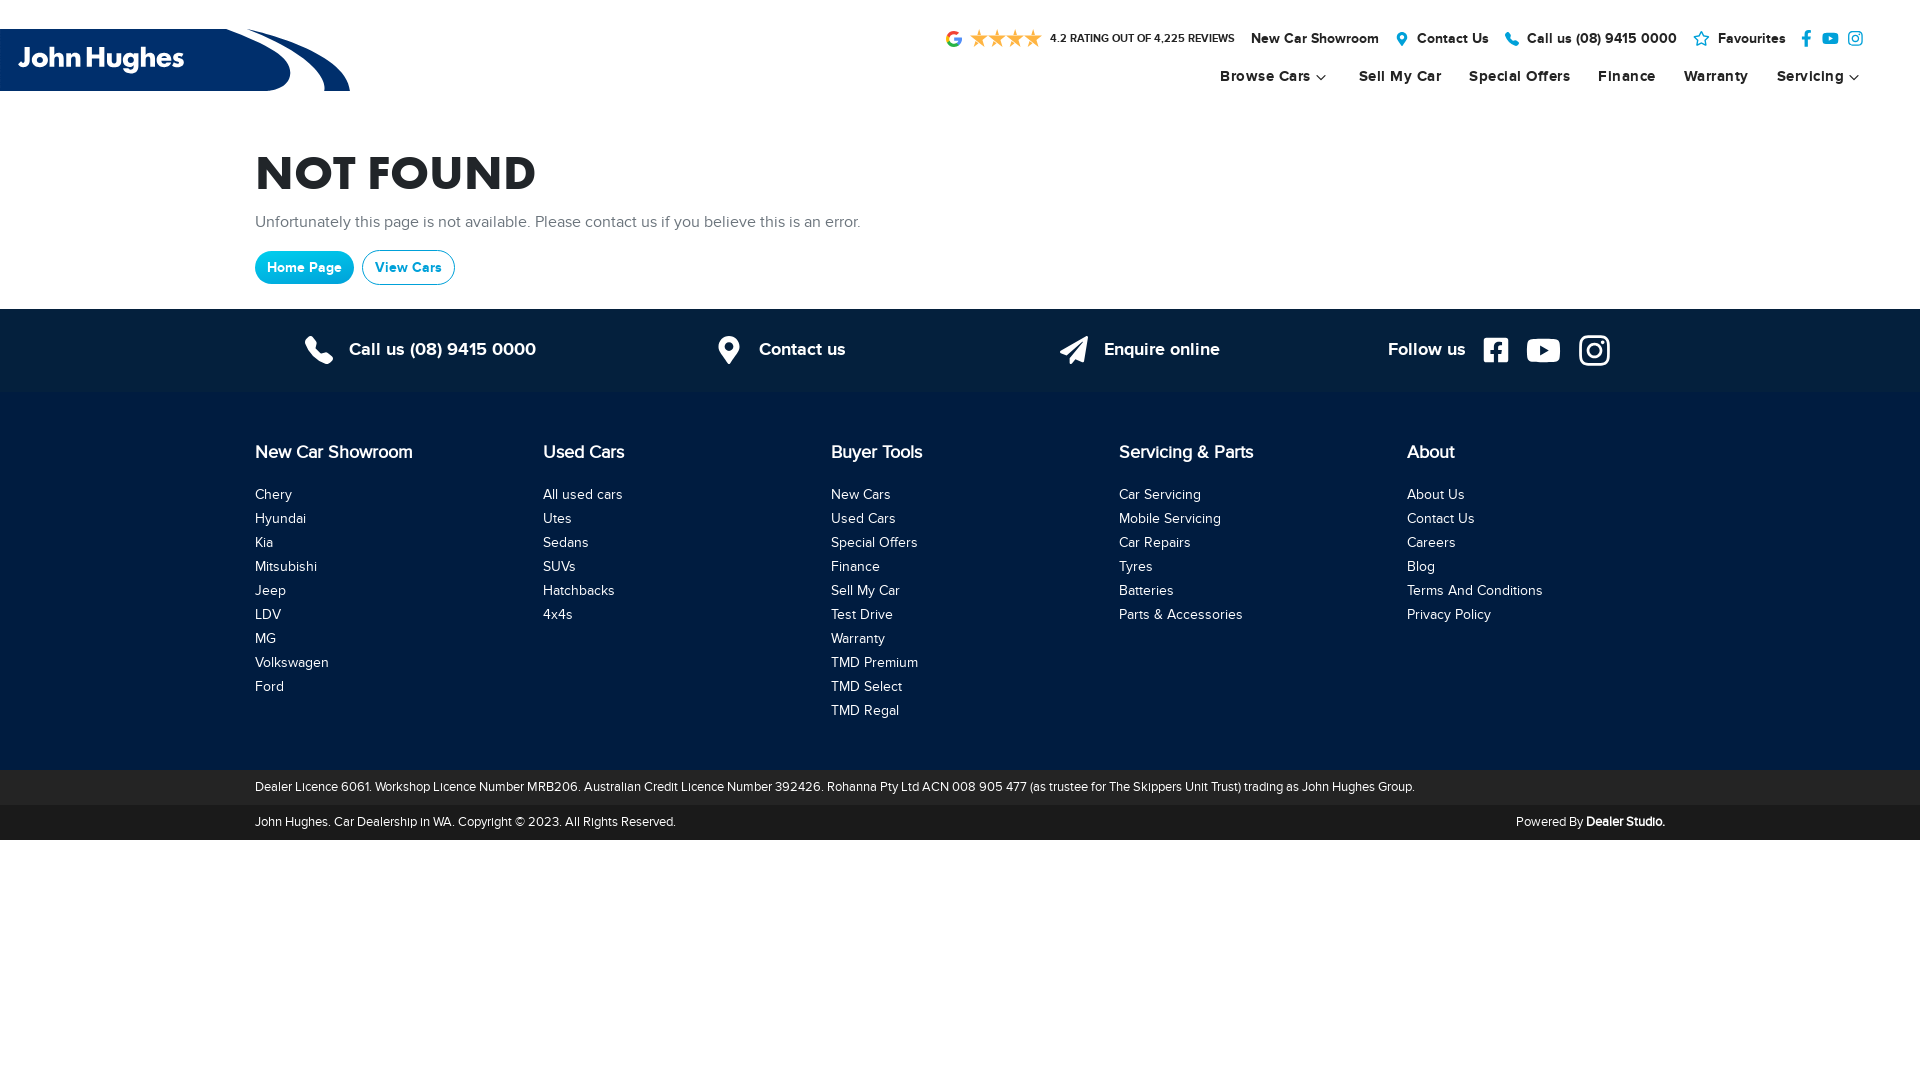  What do you see at coordinates (581, 494) in the screenshot?
I see `'All used cars'` at bounding box center [581, 494].